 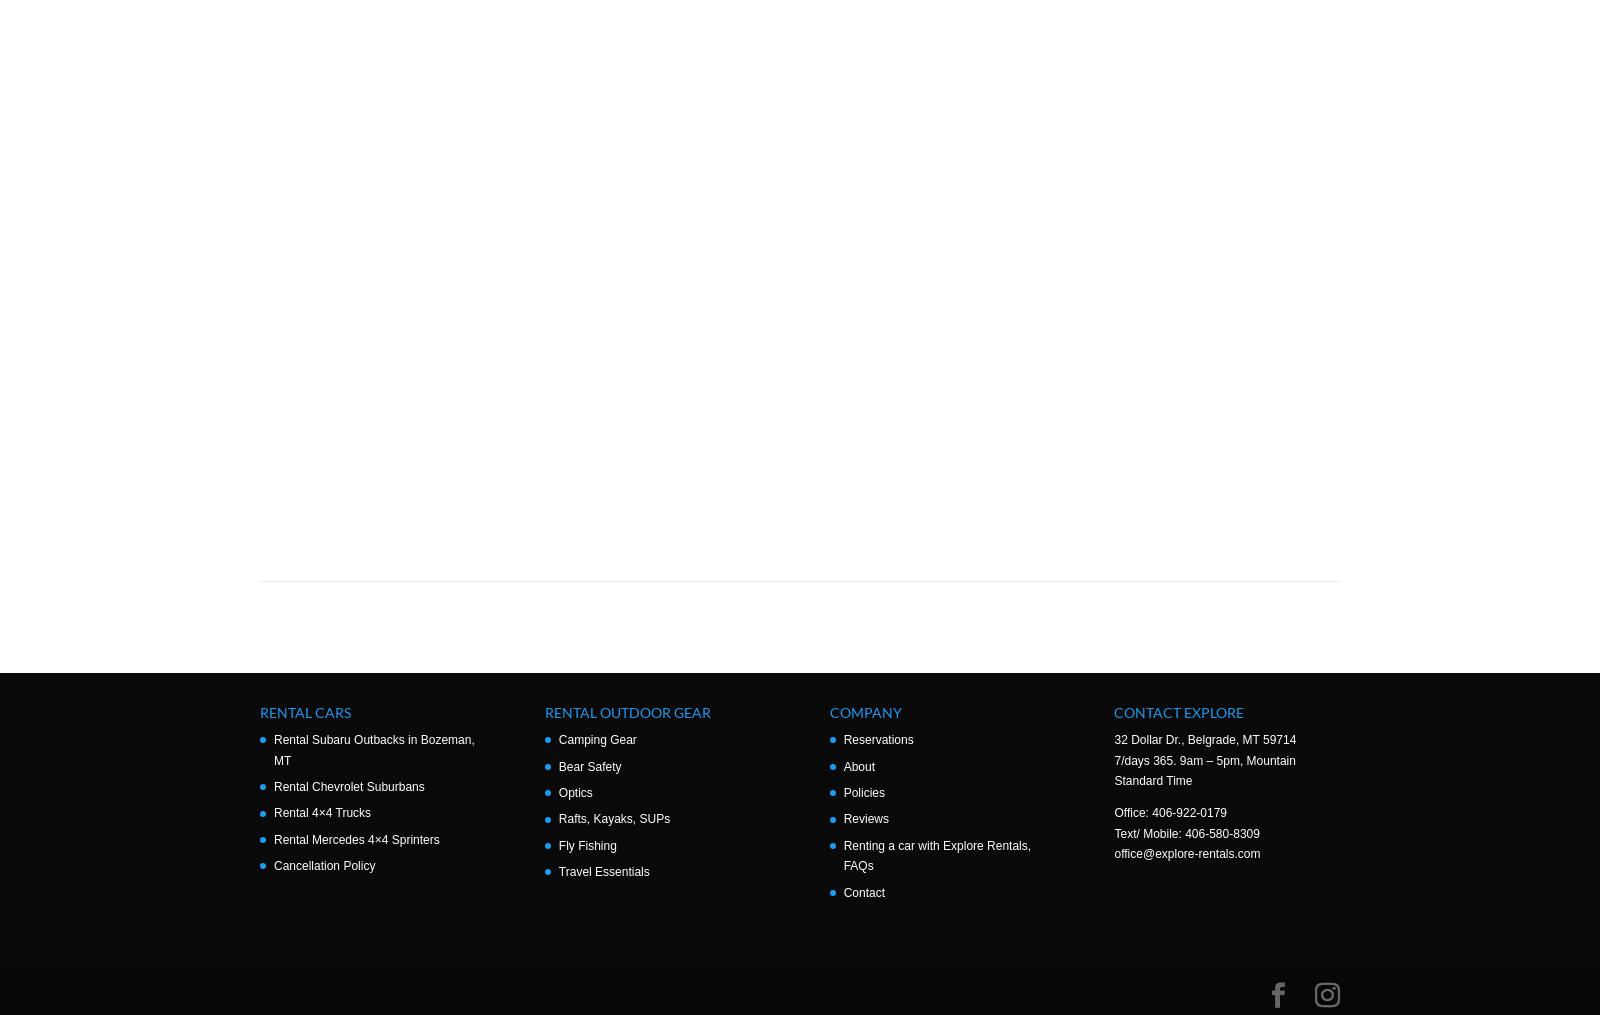 What do you see at coordinates (348, 786) in the screenshot?
I see `'Rental Chevrolet Suburbans'` at bounding box center [348, 786].